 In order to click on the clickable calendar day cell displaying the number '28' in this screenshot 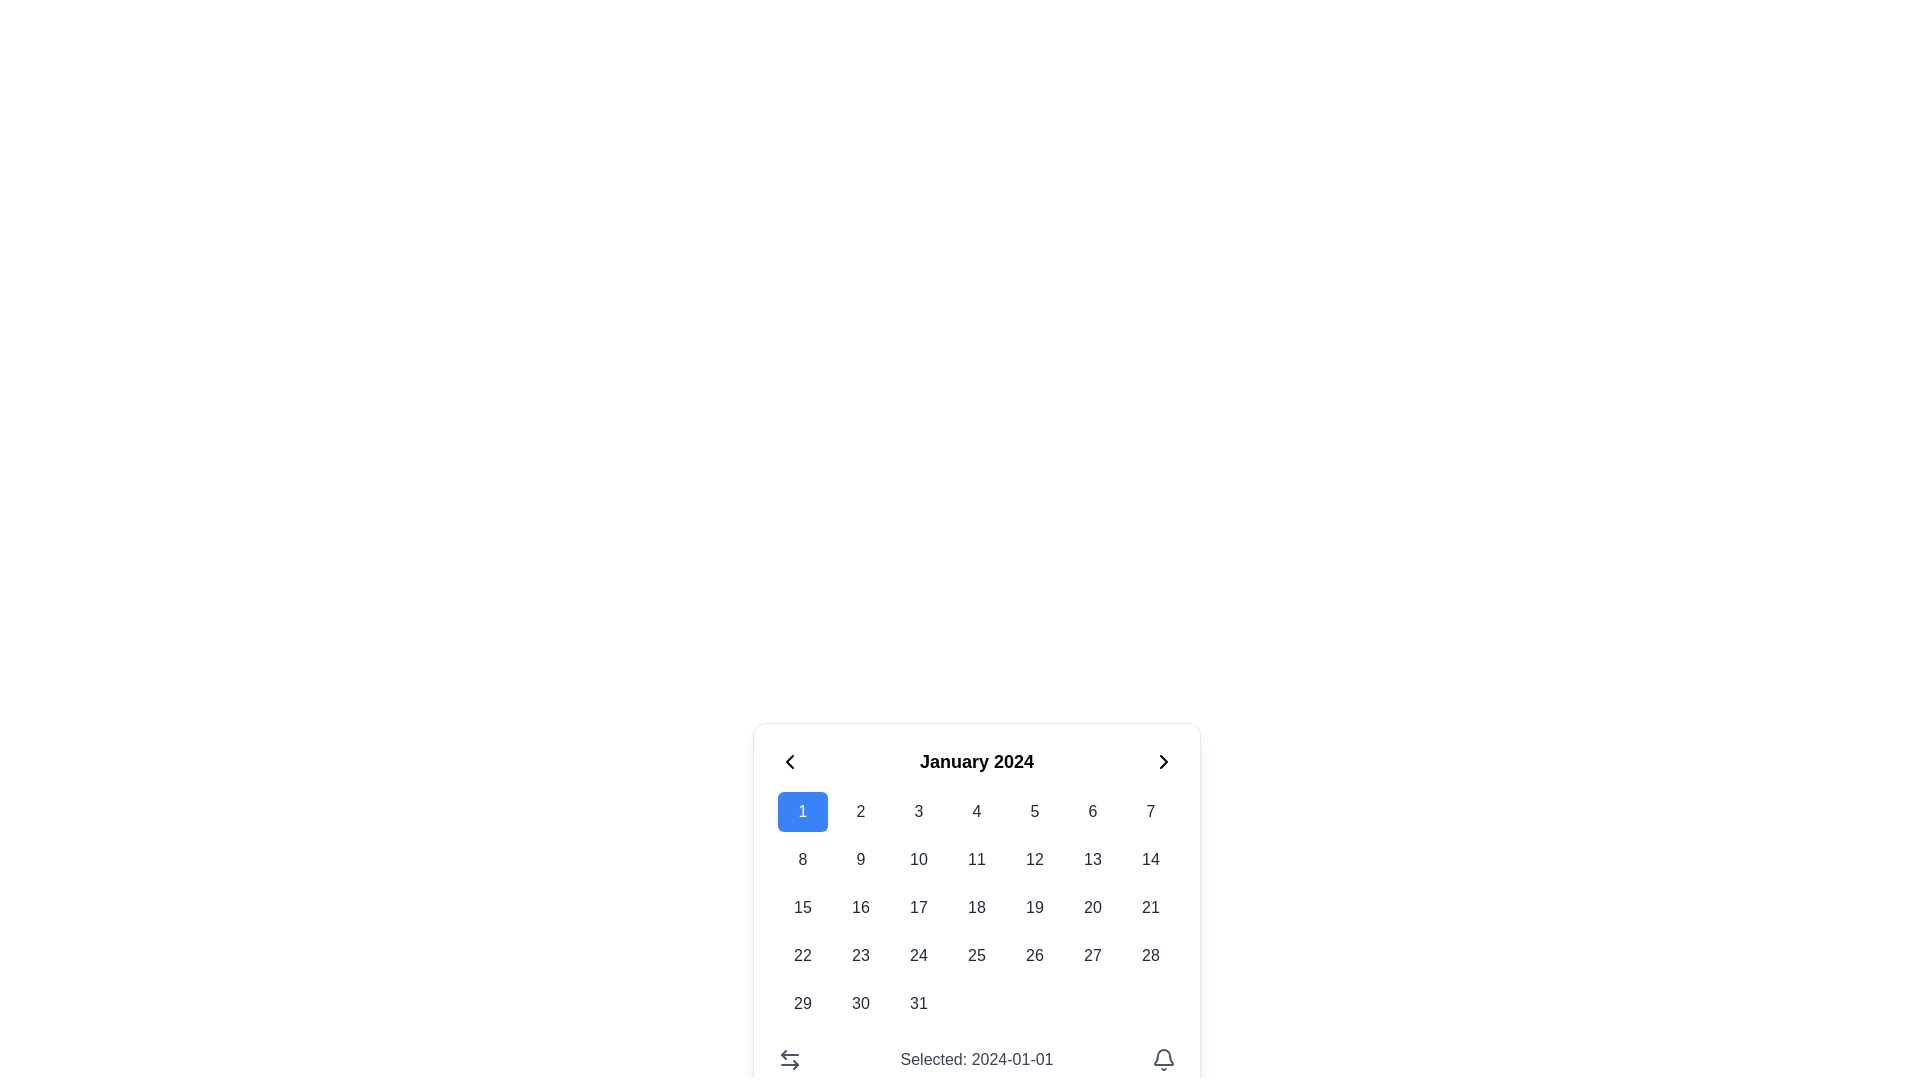, I will do `click(1151, 955)`.